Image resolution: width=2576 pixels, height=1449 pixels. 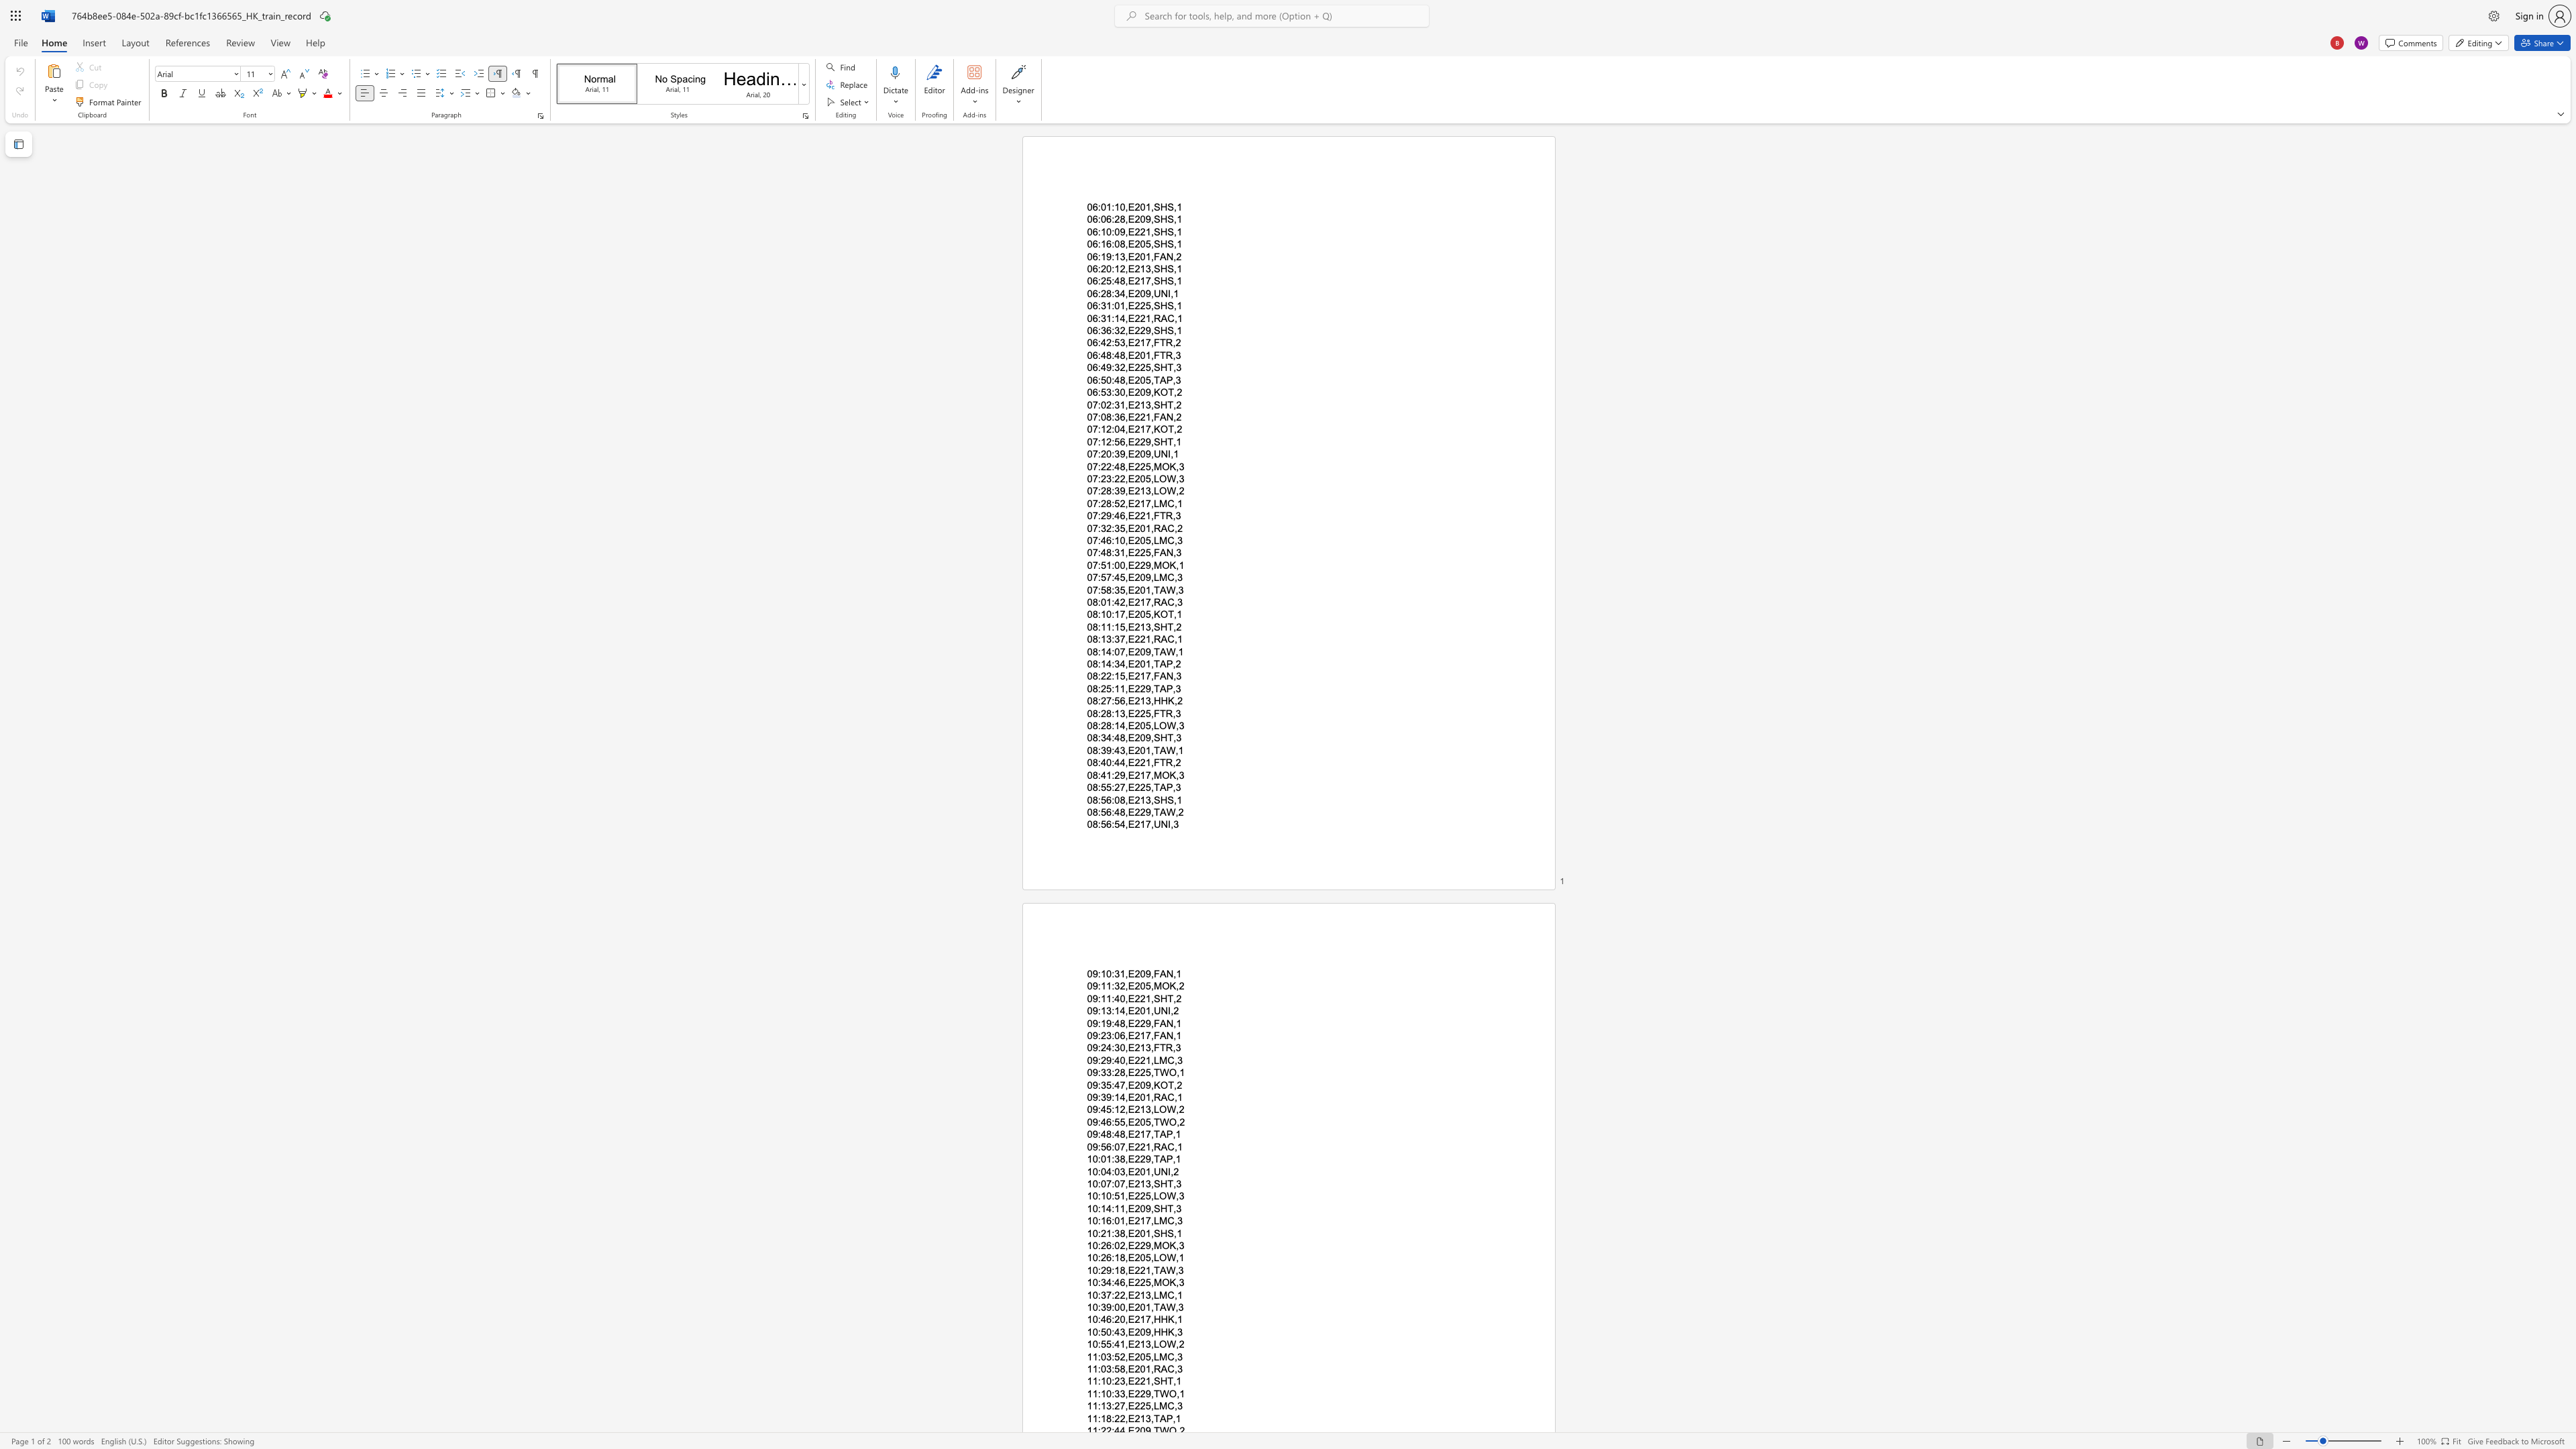 What do you see at coordinates (1149, 1182) in the screenshot?
I see `the space between the continuous character "3" and "," in the text` at bounding box center [1149, 1182].